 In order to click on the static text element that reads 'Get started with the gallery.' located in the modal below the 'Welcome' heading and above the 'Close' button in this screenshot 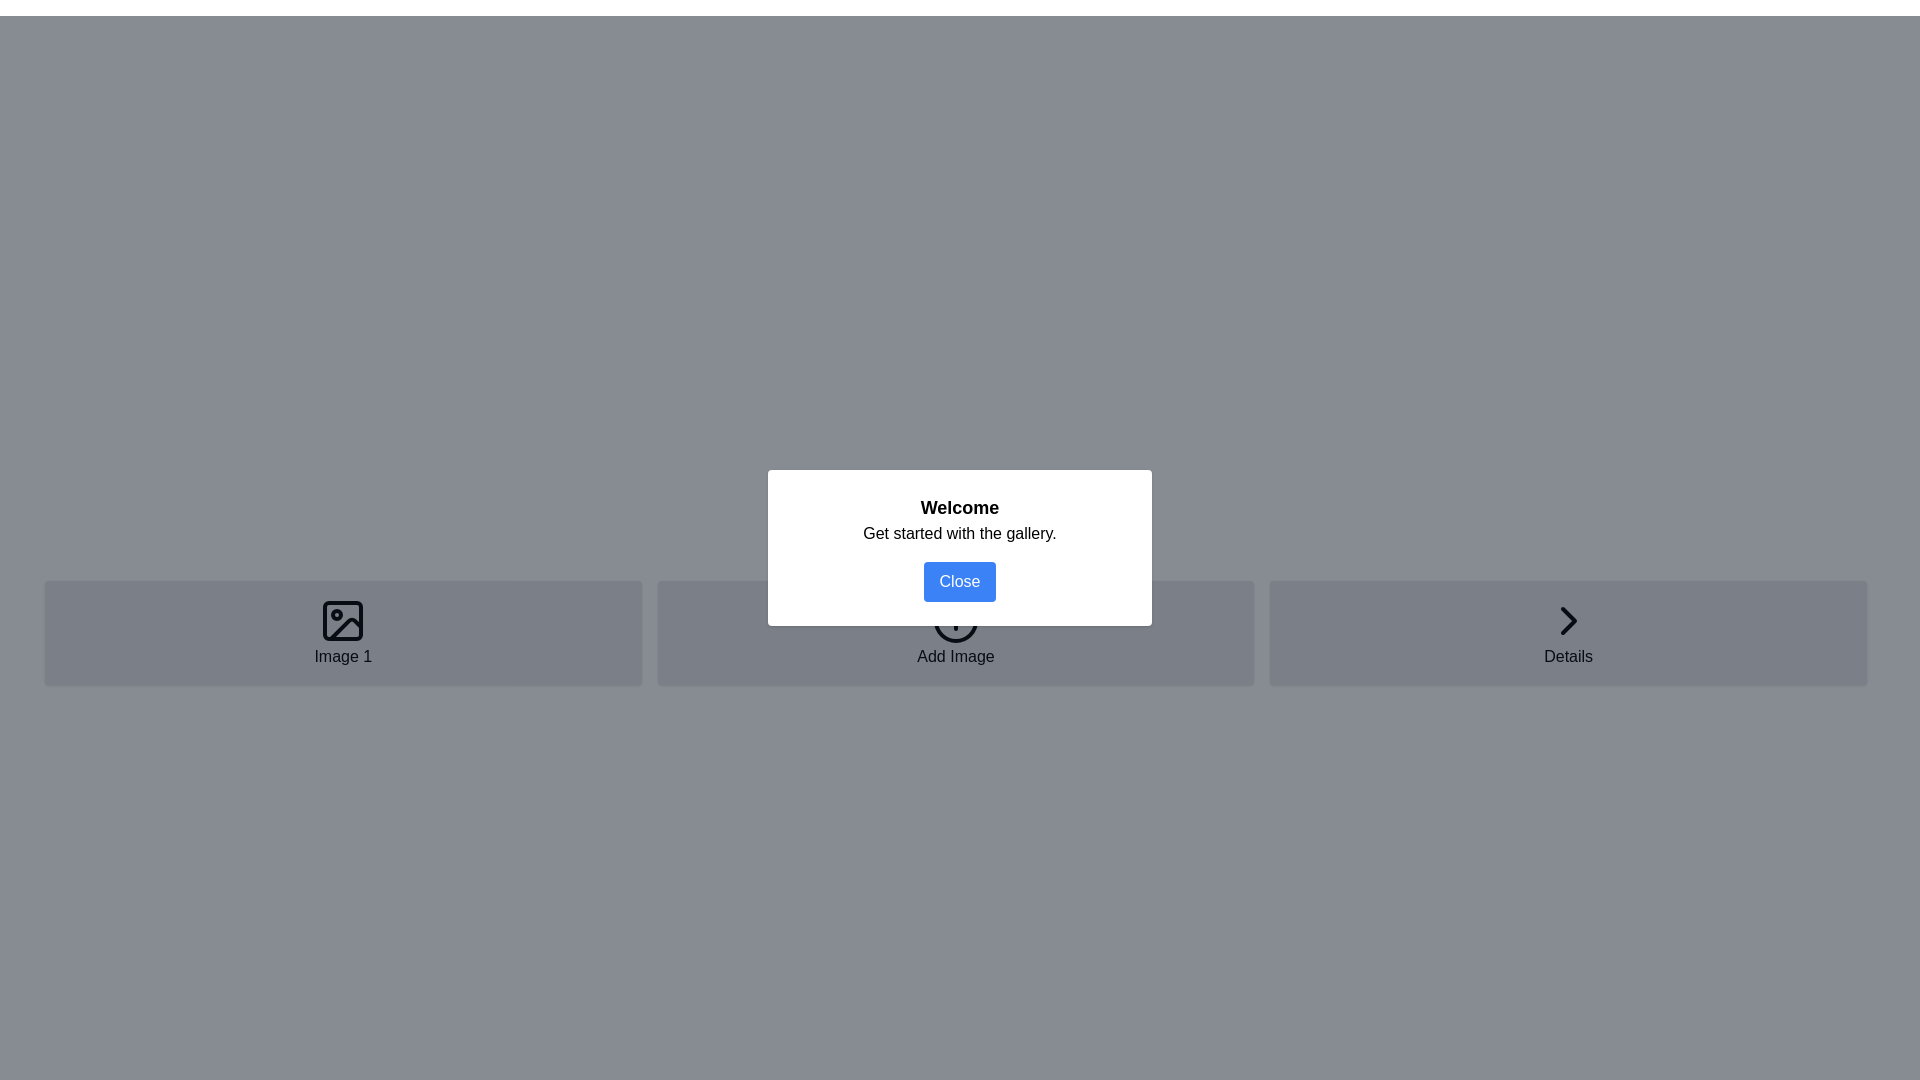, I will do `click(960, 532)`.